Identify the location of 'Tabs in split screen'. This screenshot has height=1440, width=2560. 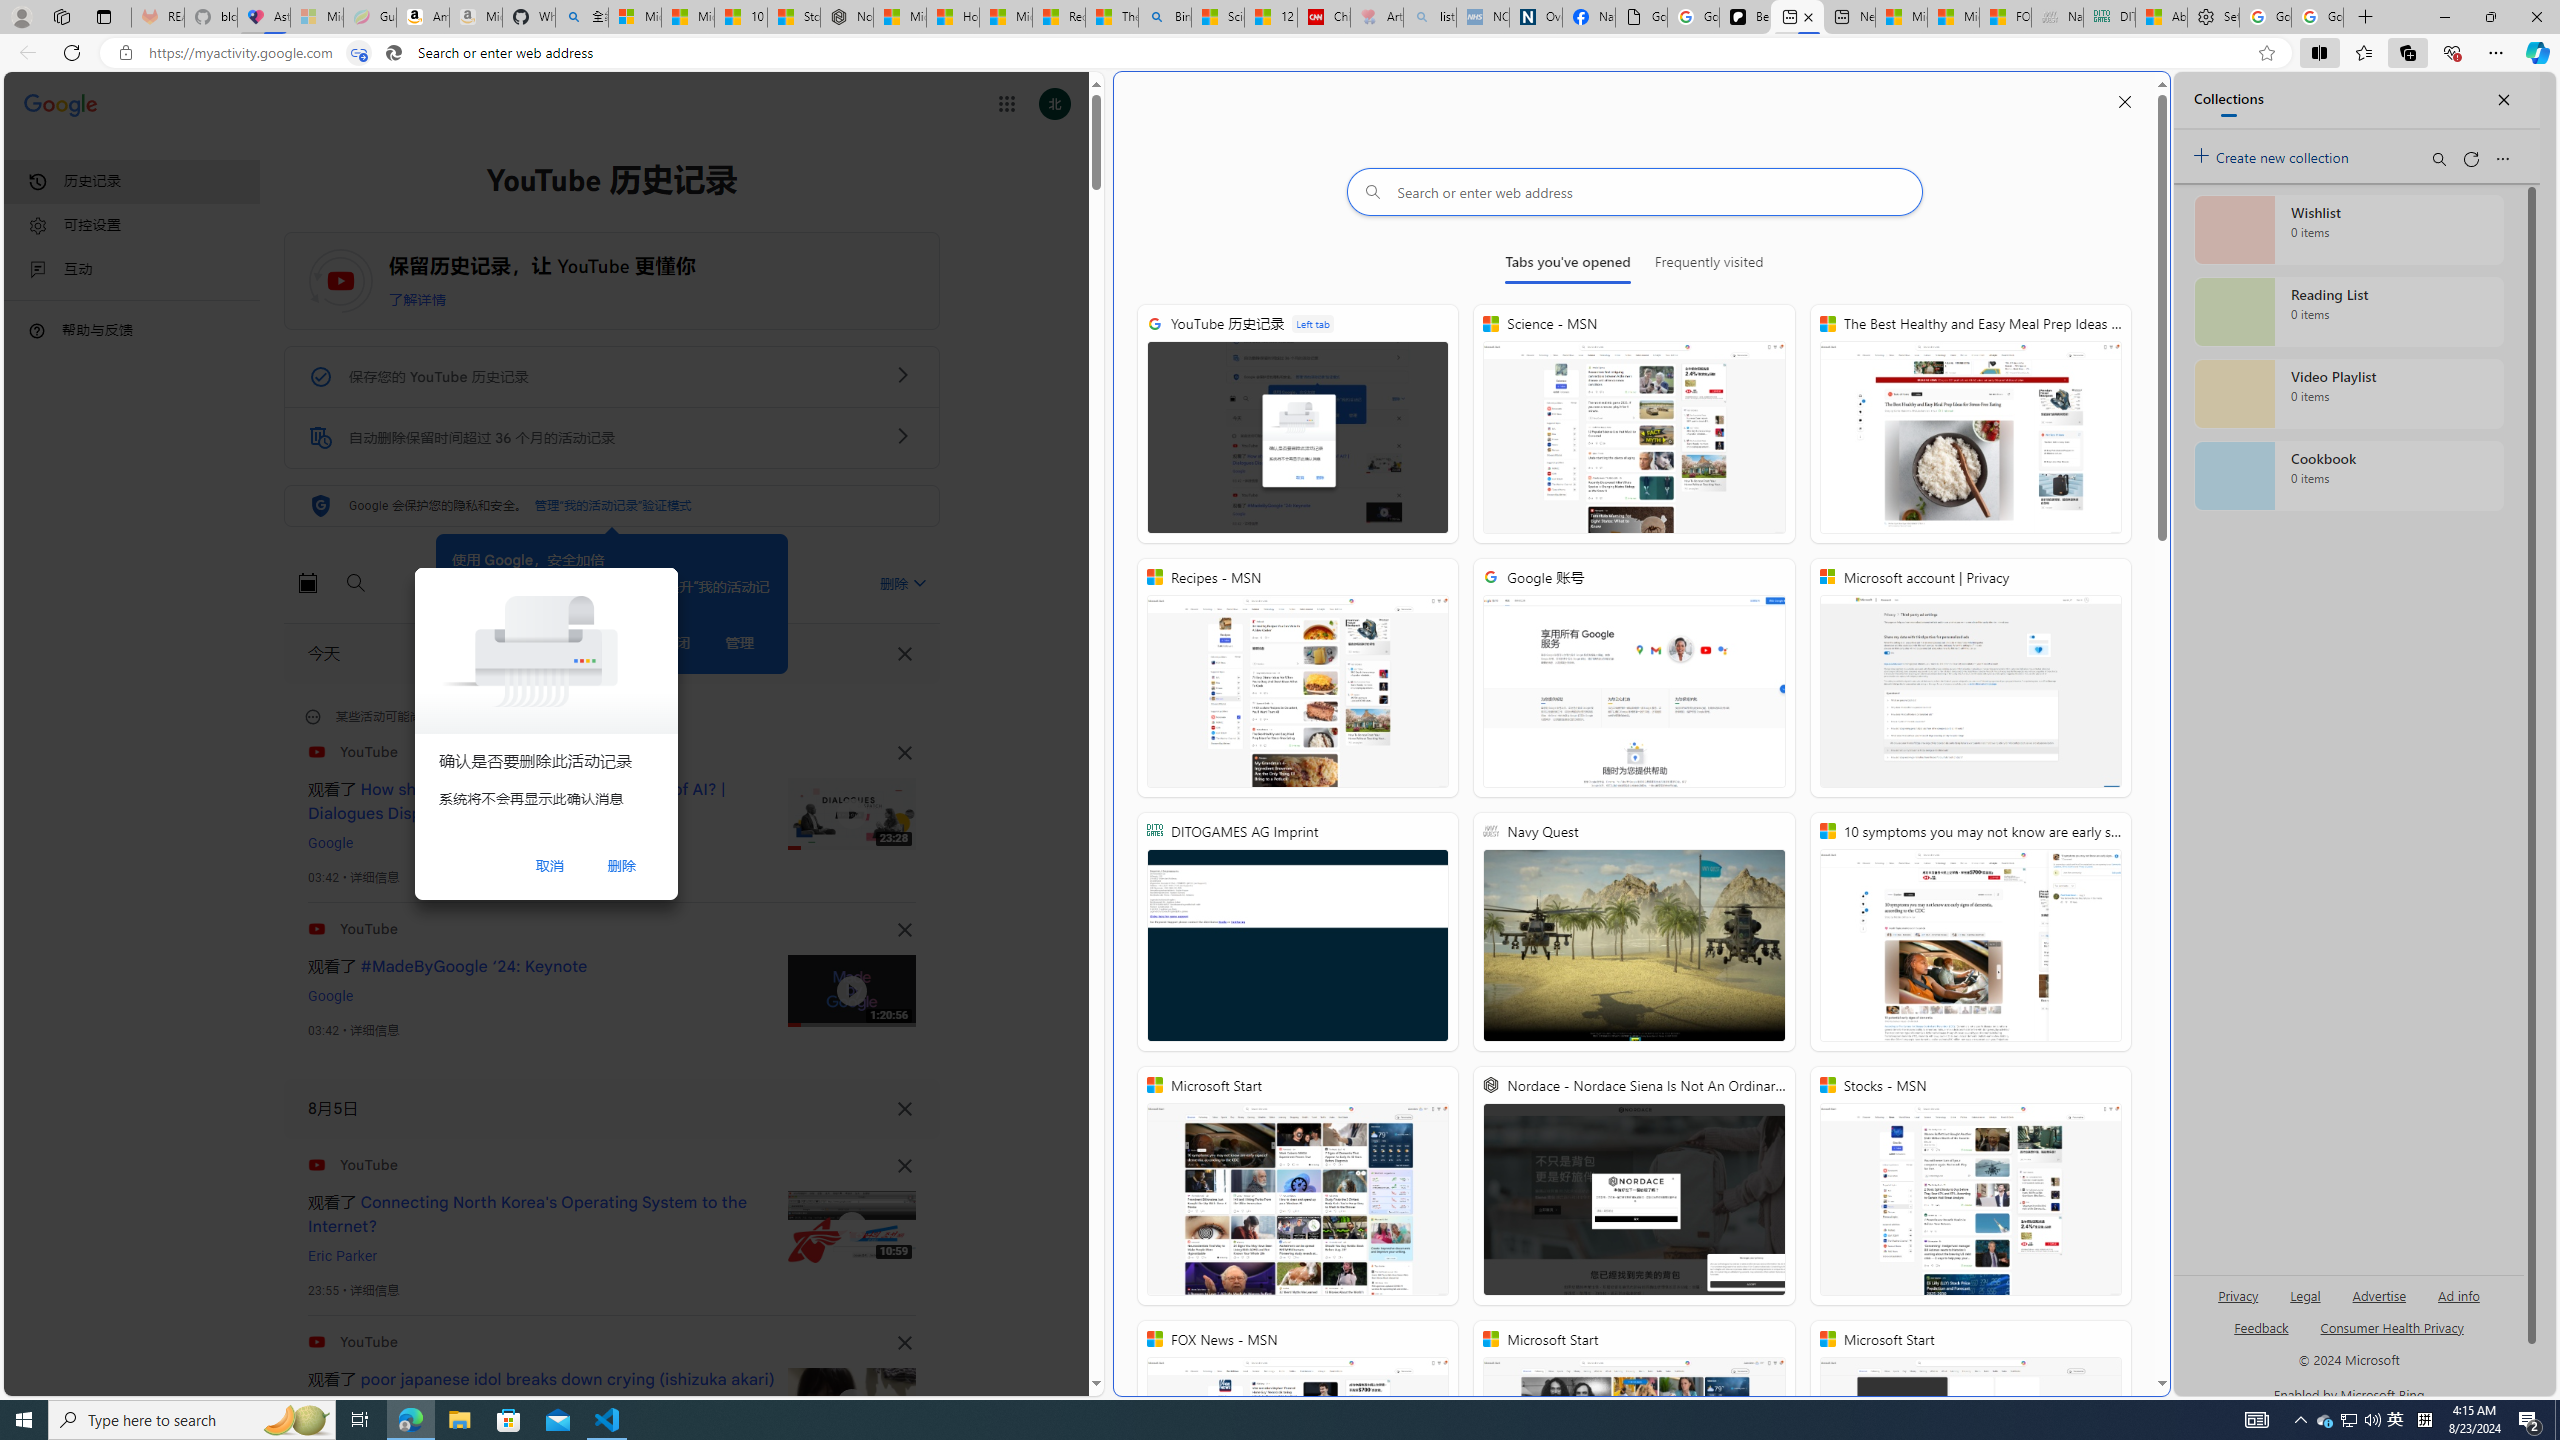
(358, 53).